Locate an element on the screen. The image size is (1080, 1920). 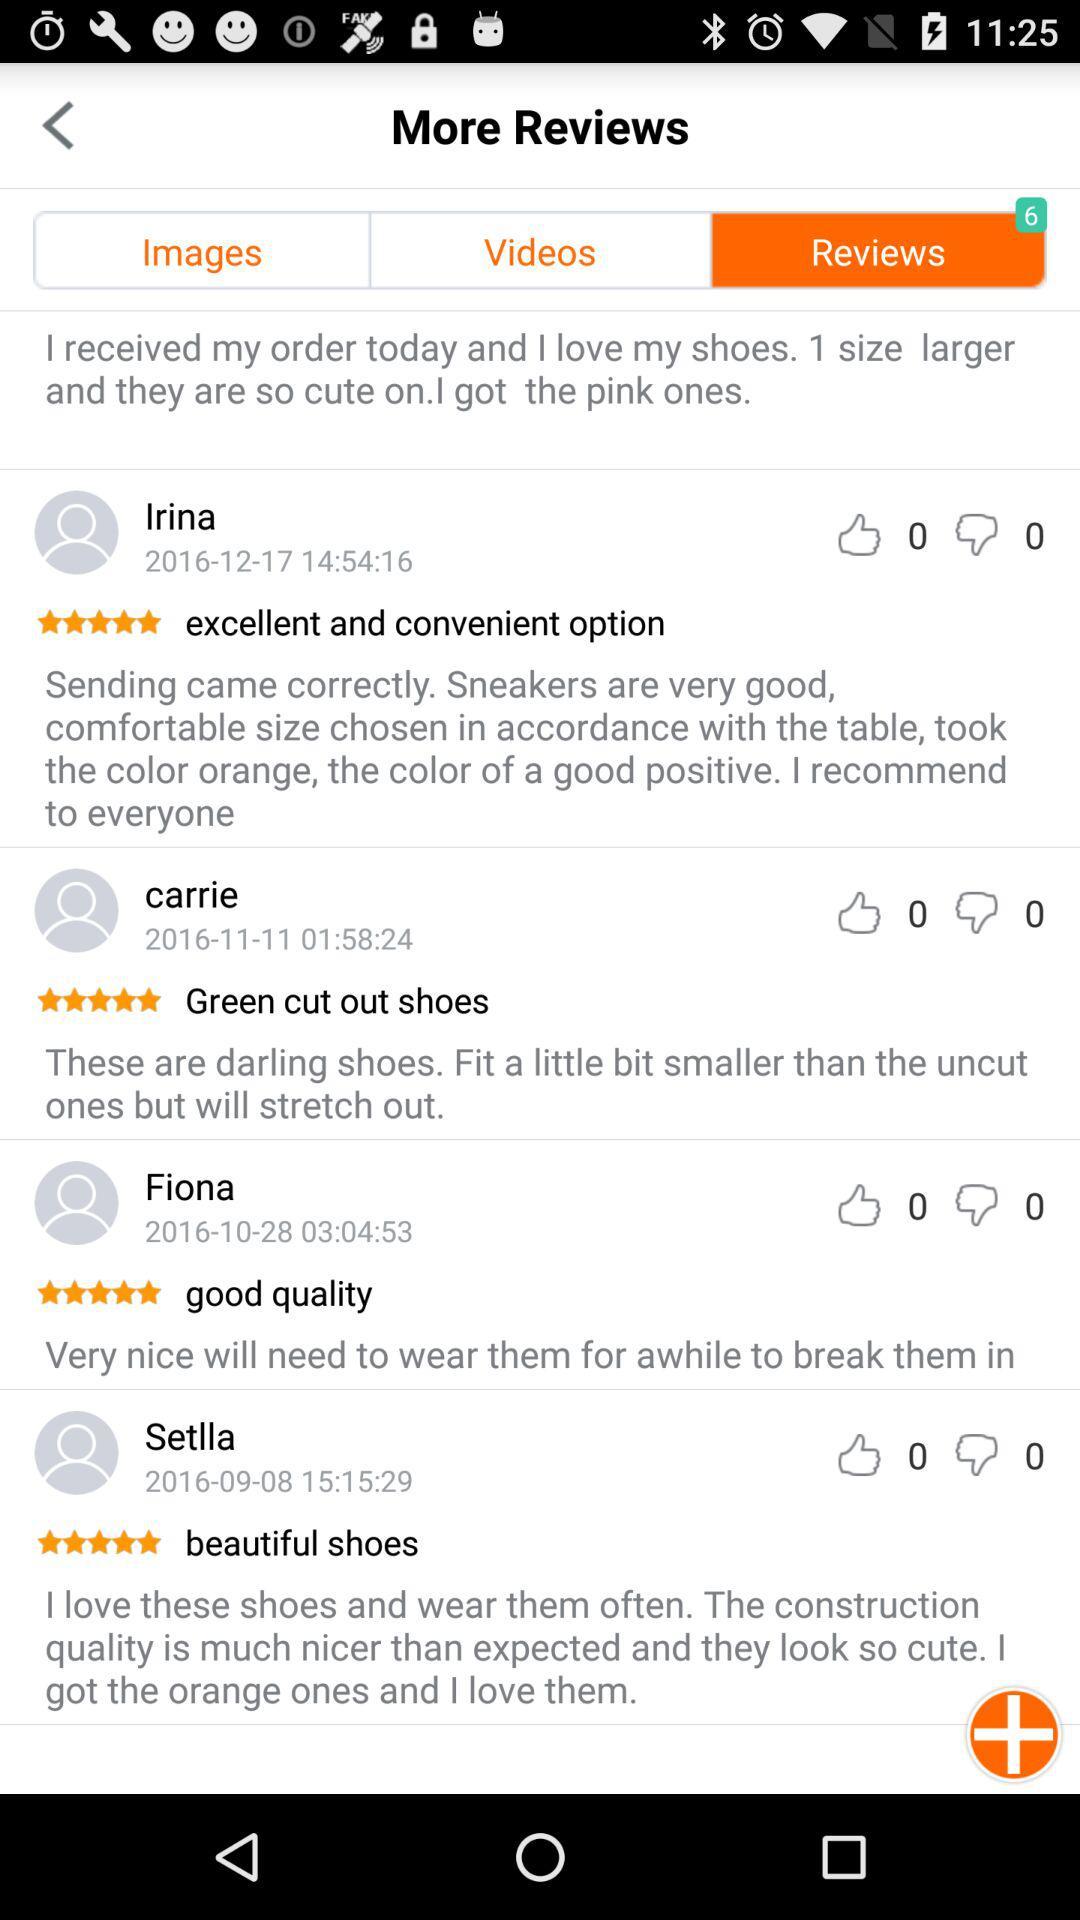
dislike option is located at coordinates (975, 1204).